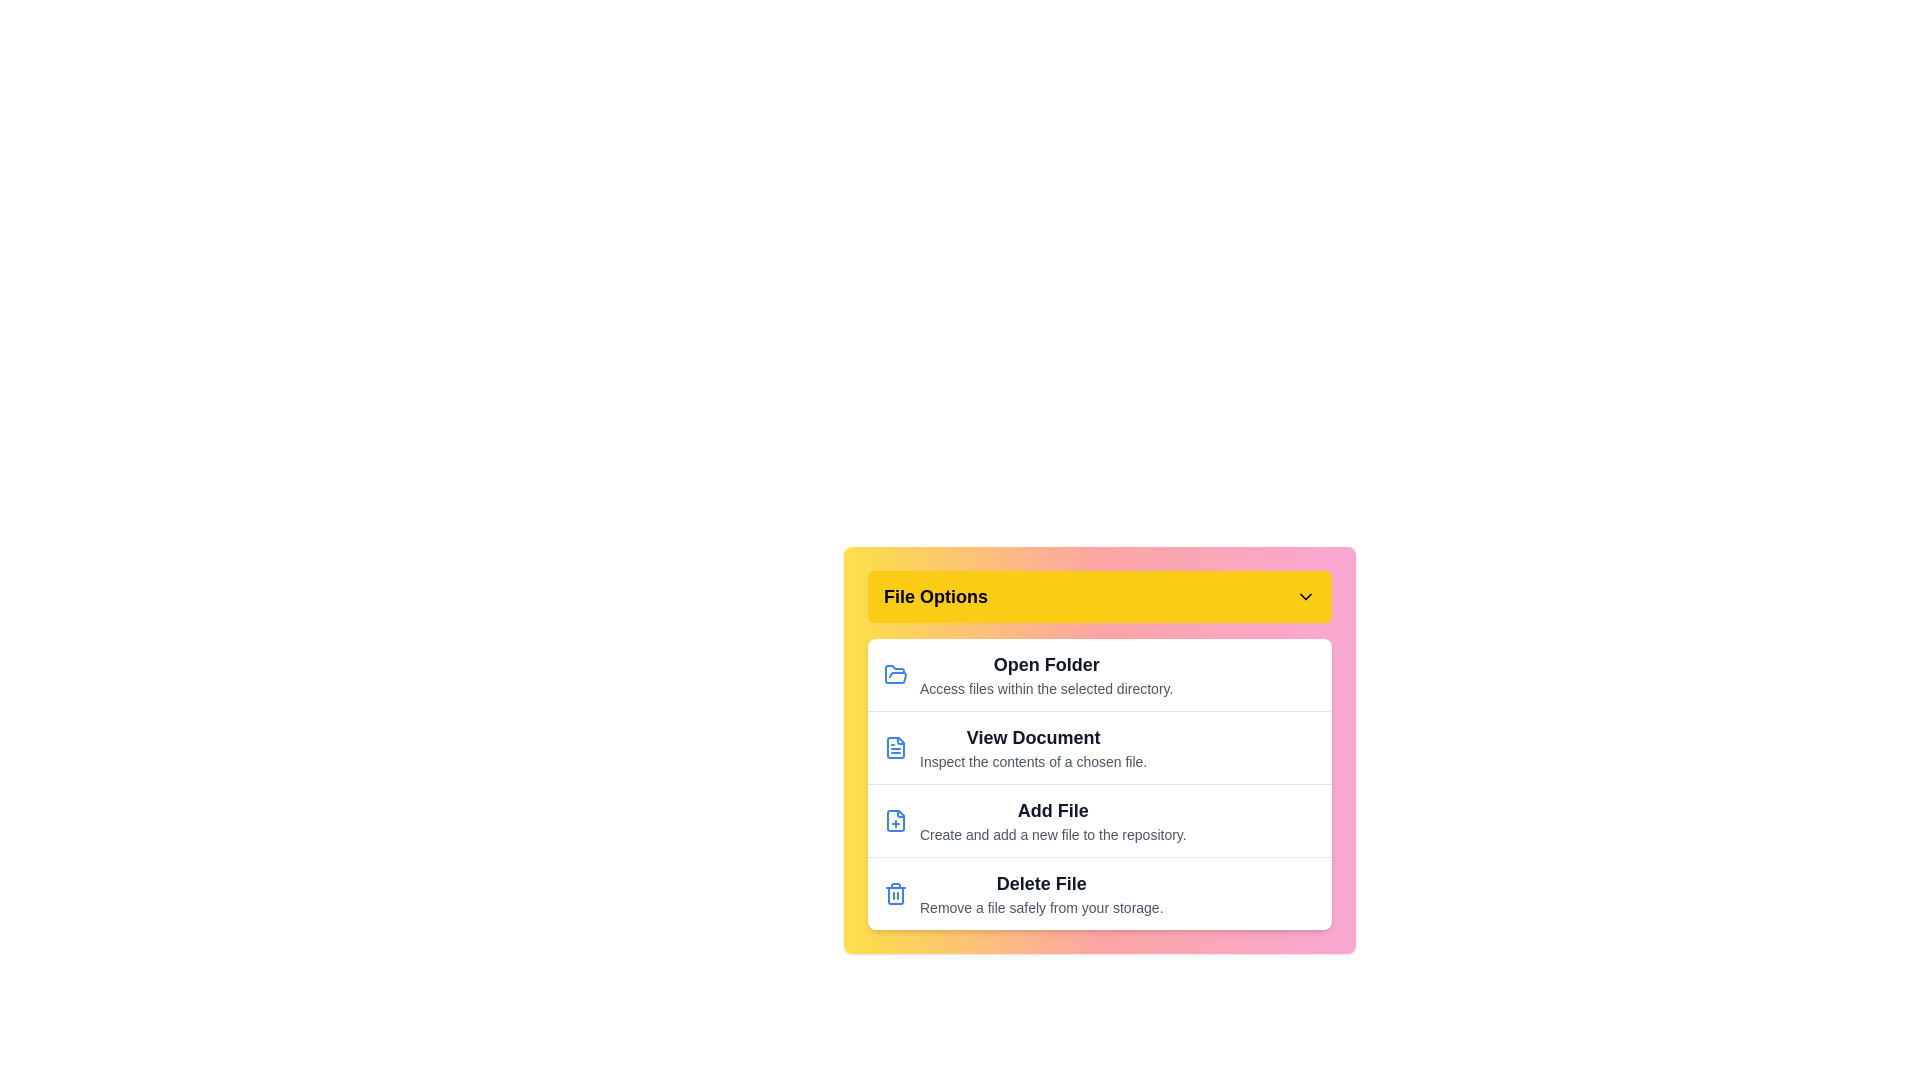 The image size is (1920, 1080). I want to click on the document icon with a plus sign, styled in blue, located next to the 'Add File' label in the 'File Options' menu, so click(895, 821).